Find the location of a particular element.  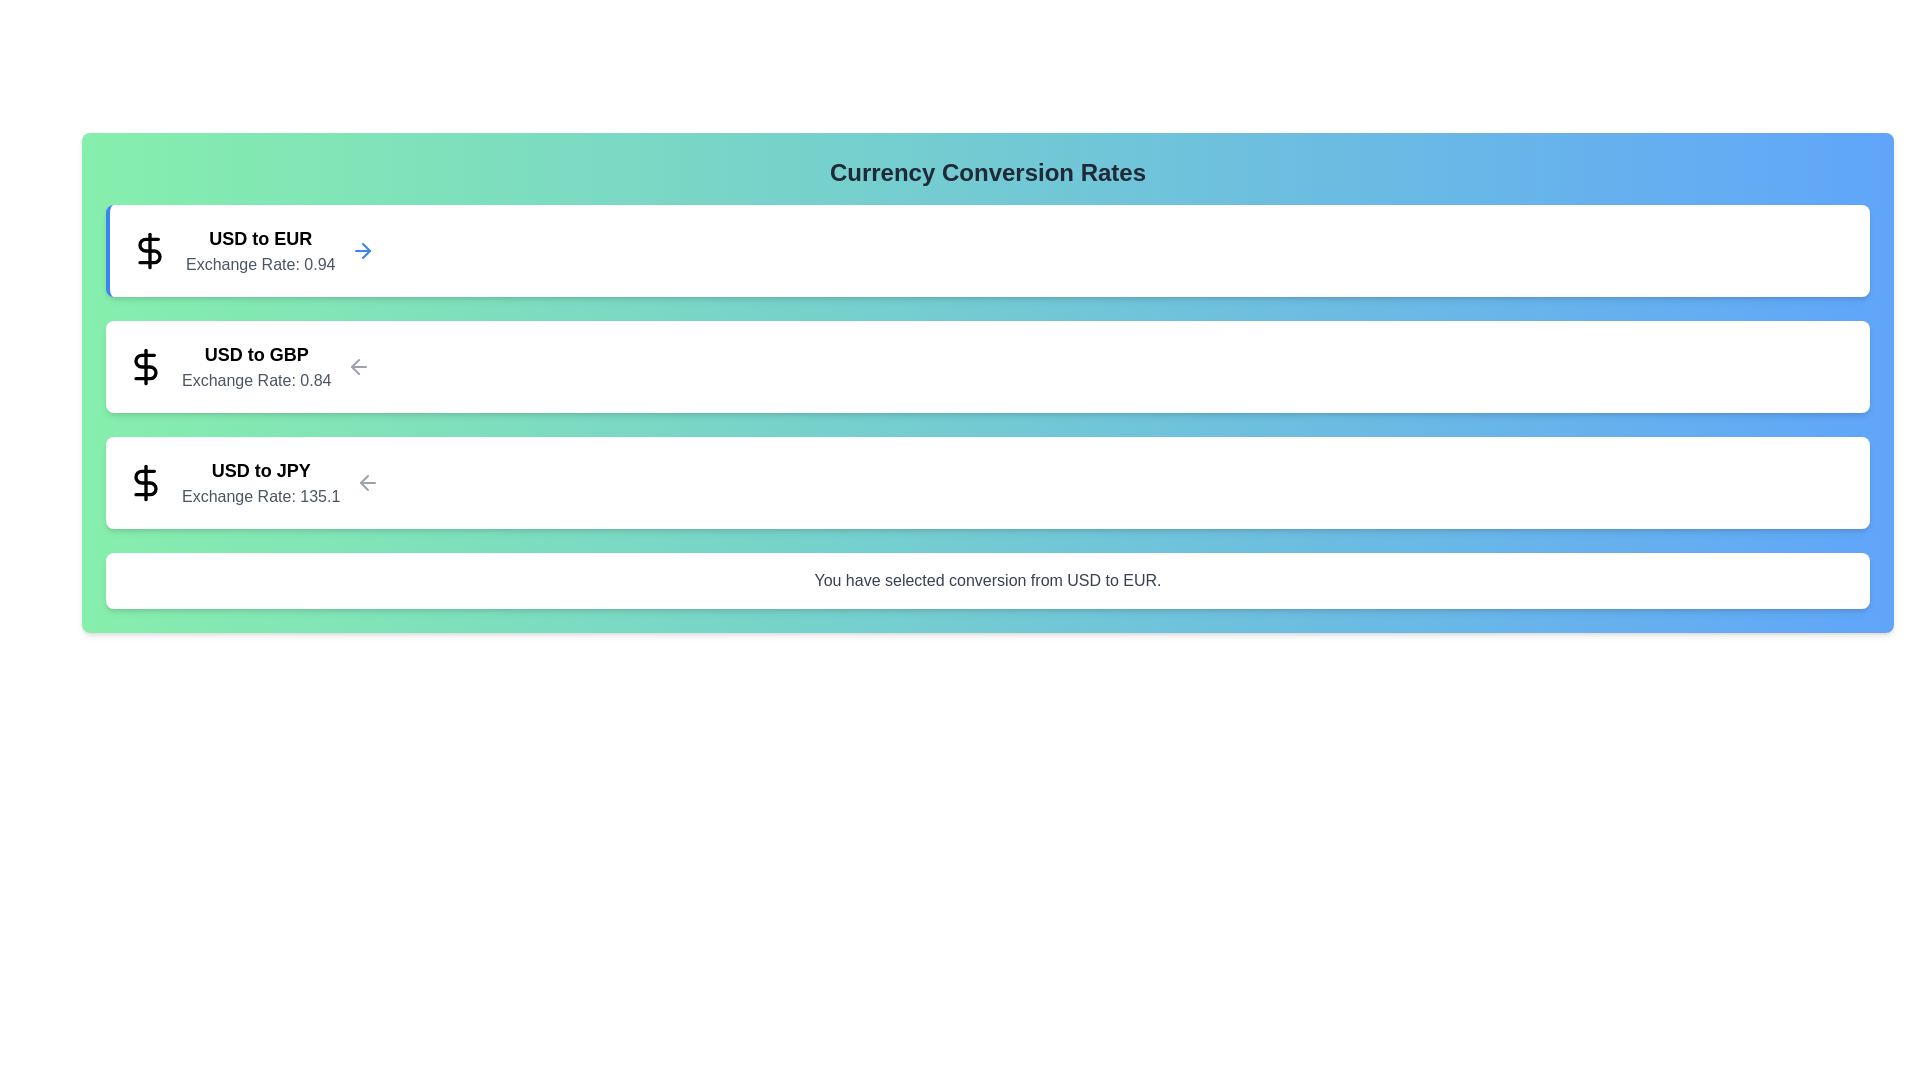

the dollar currency icon located to the left of the 'USD to GBP' exchange rate option in the vertical list of currency conversion options is located at coordinates (144, 366).